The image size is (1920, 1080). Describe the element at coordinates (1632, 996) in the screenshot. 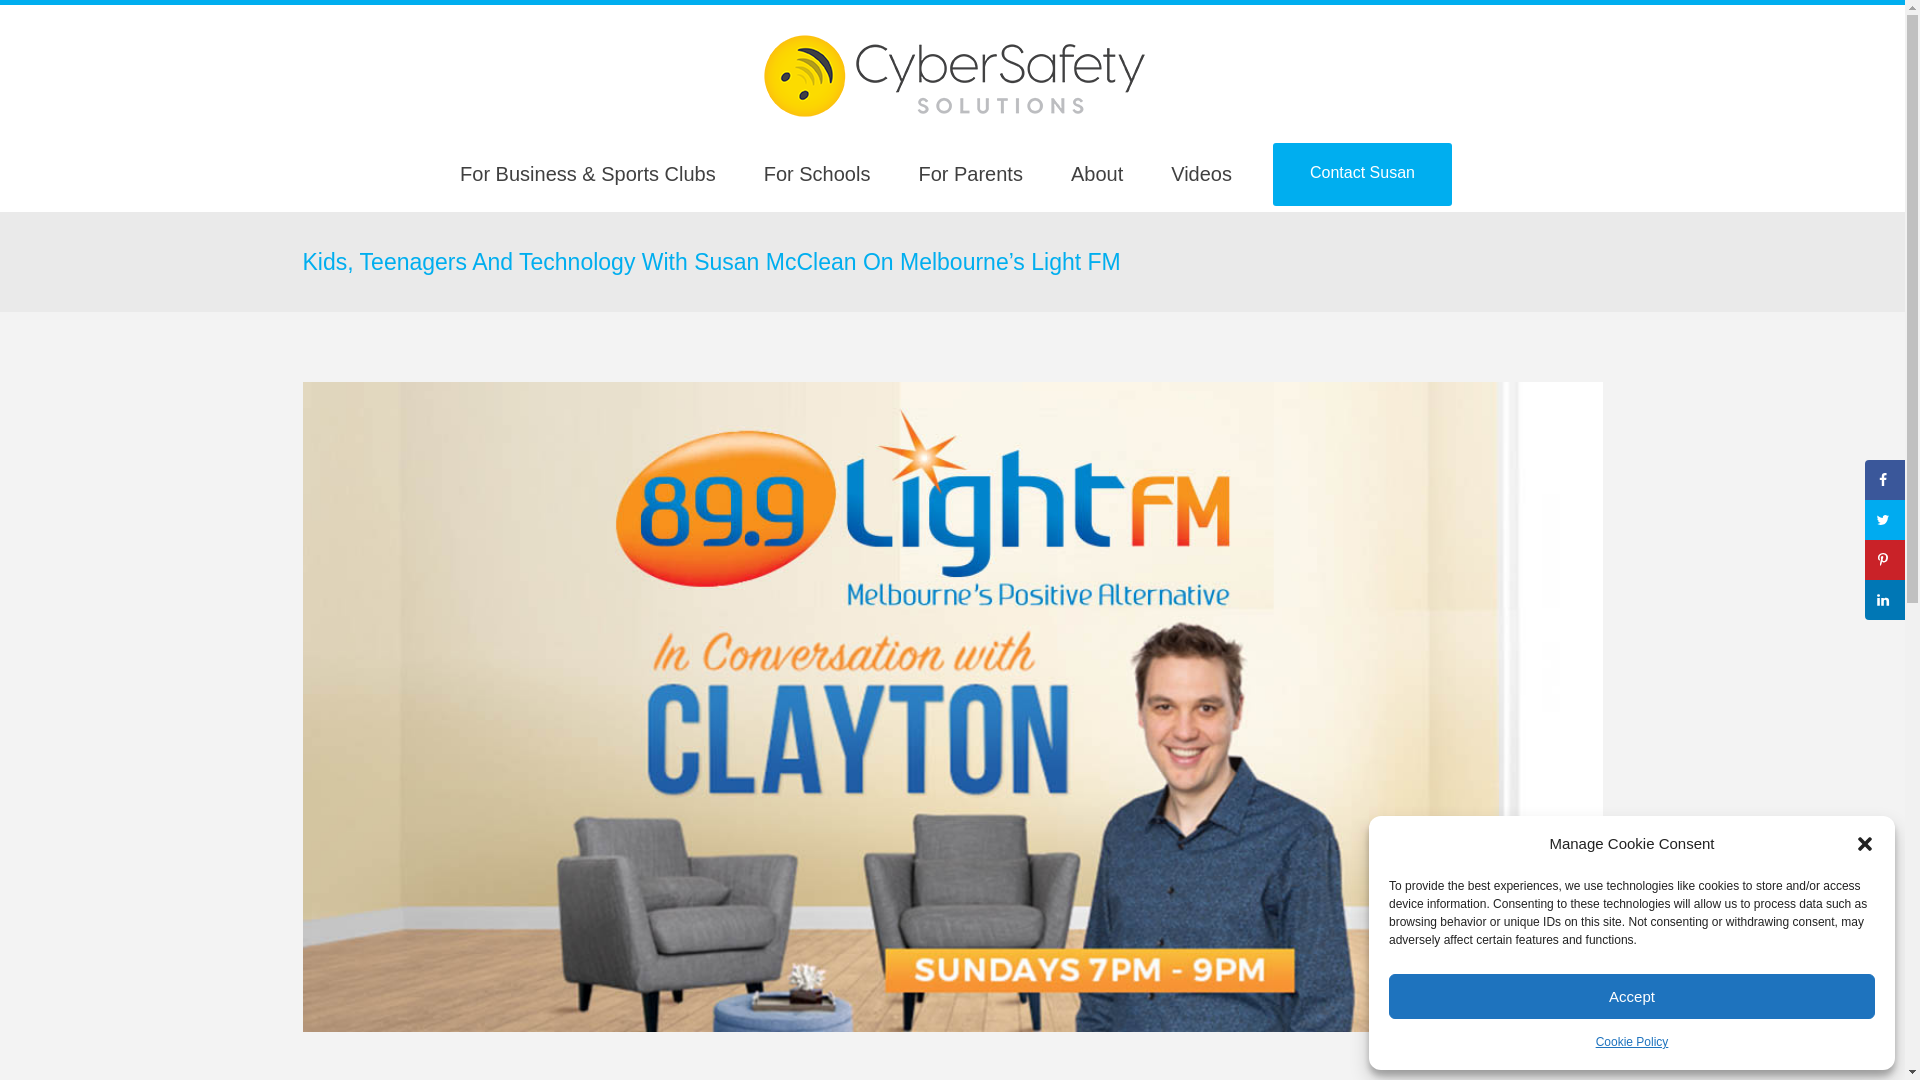

I see `'Accept'` at that location.